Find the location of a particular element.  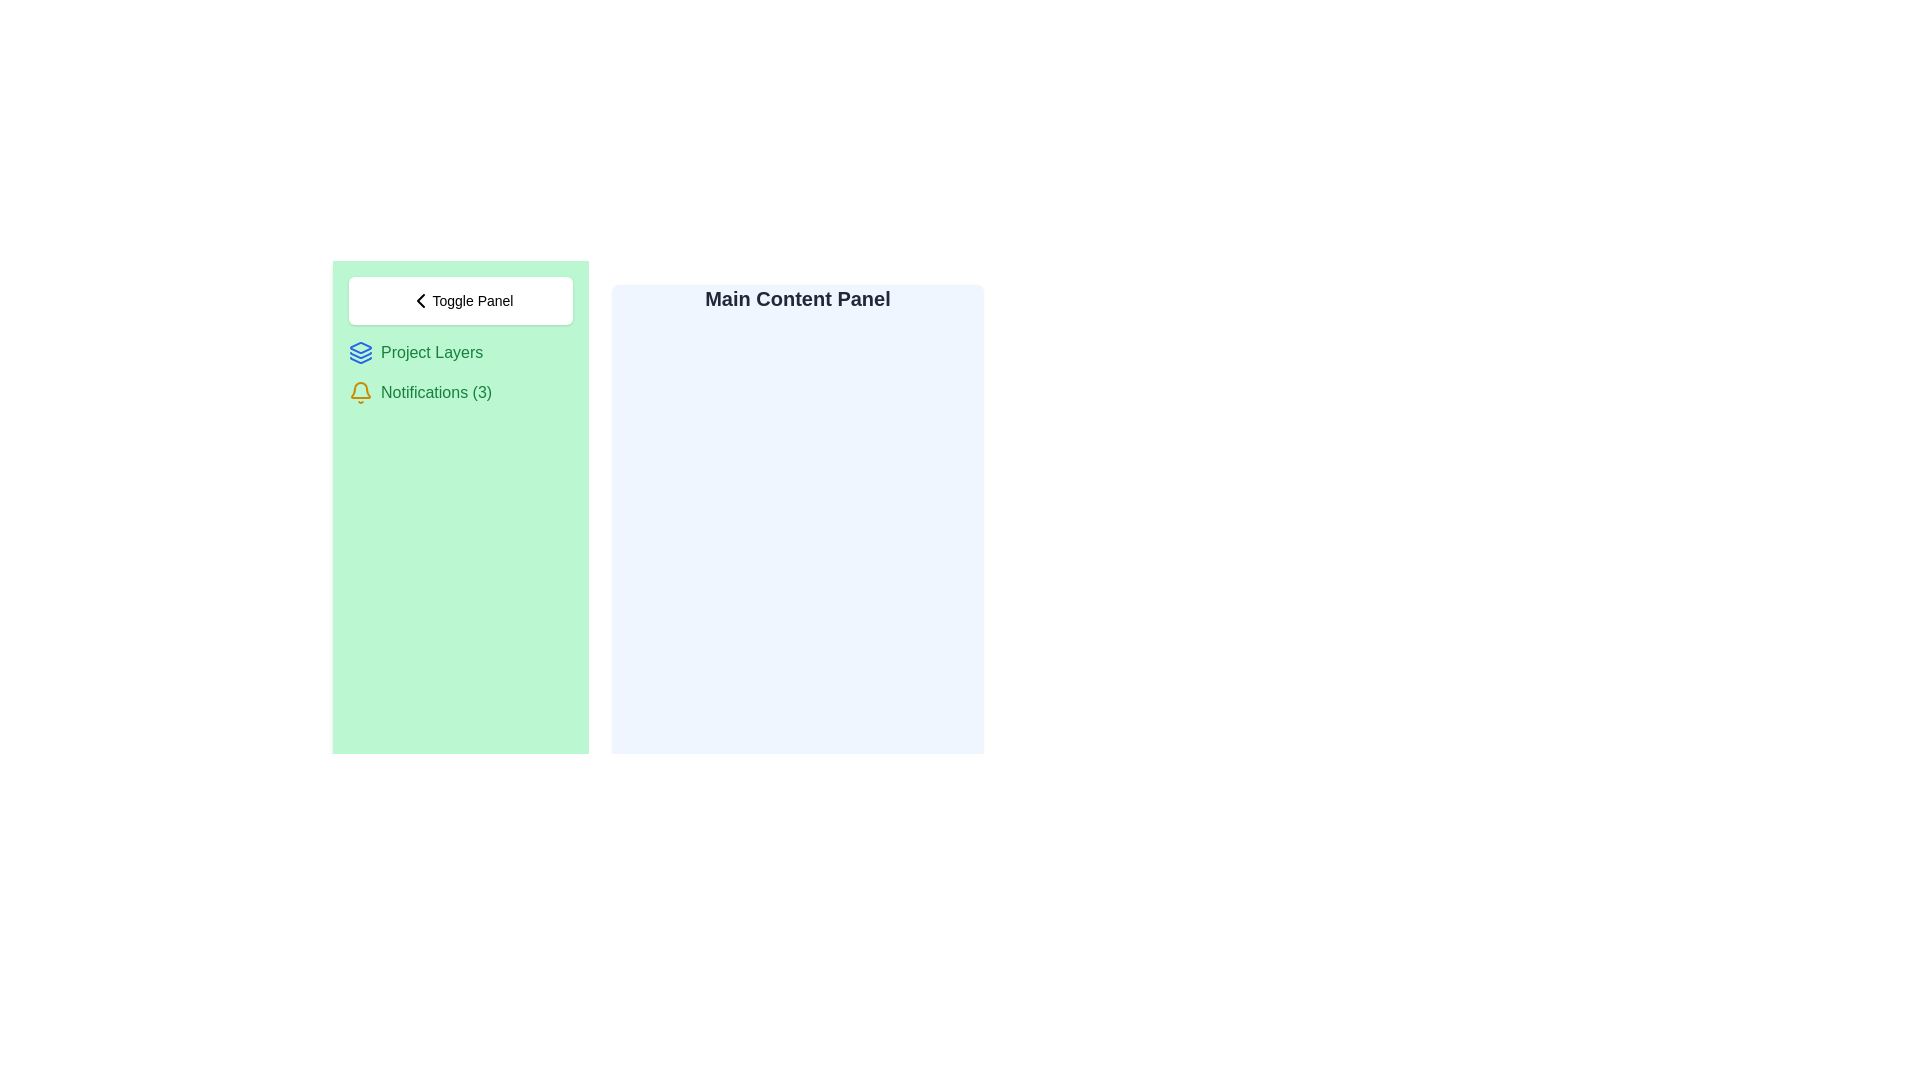

the left-facing chevron icon within the 'Toggle Panel' button is located at coordinates (419, 300).